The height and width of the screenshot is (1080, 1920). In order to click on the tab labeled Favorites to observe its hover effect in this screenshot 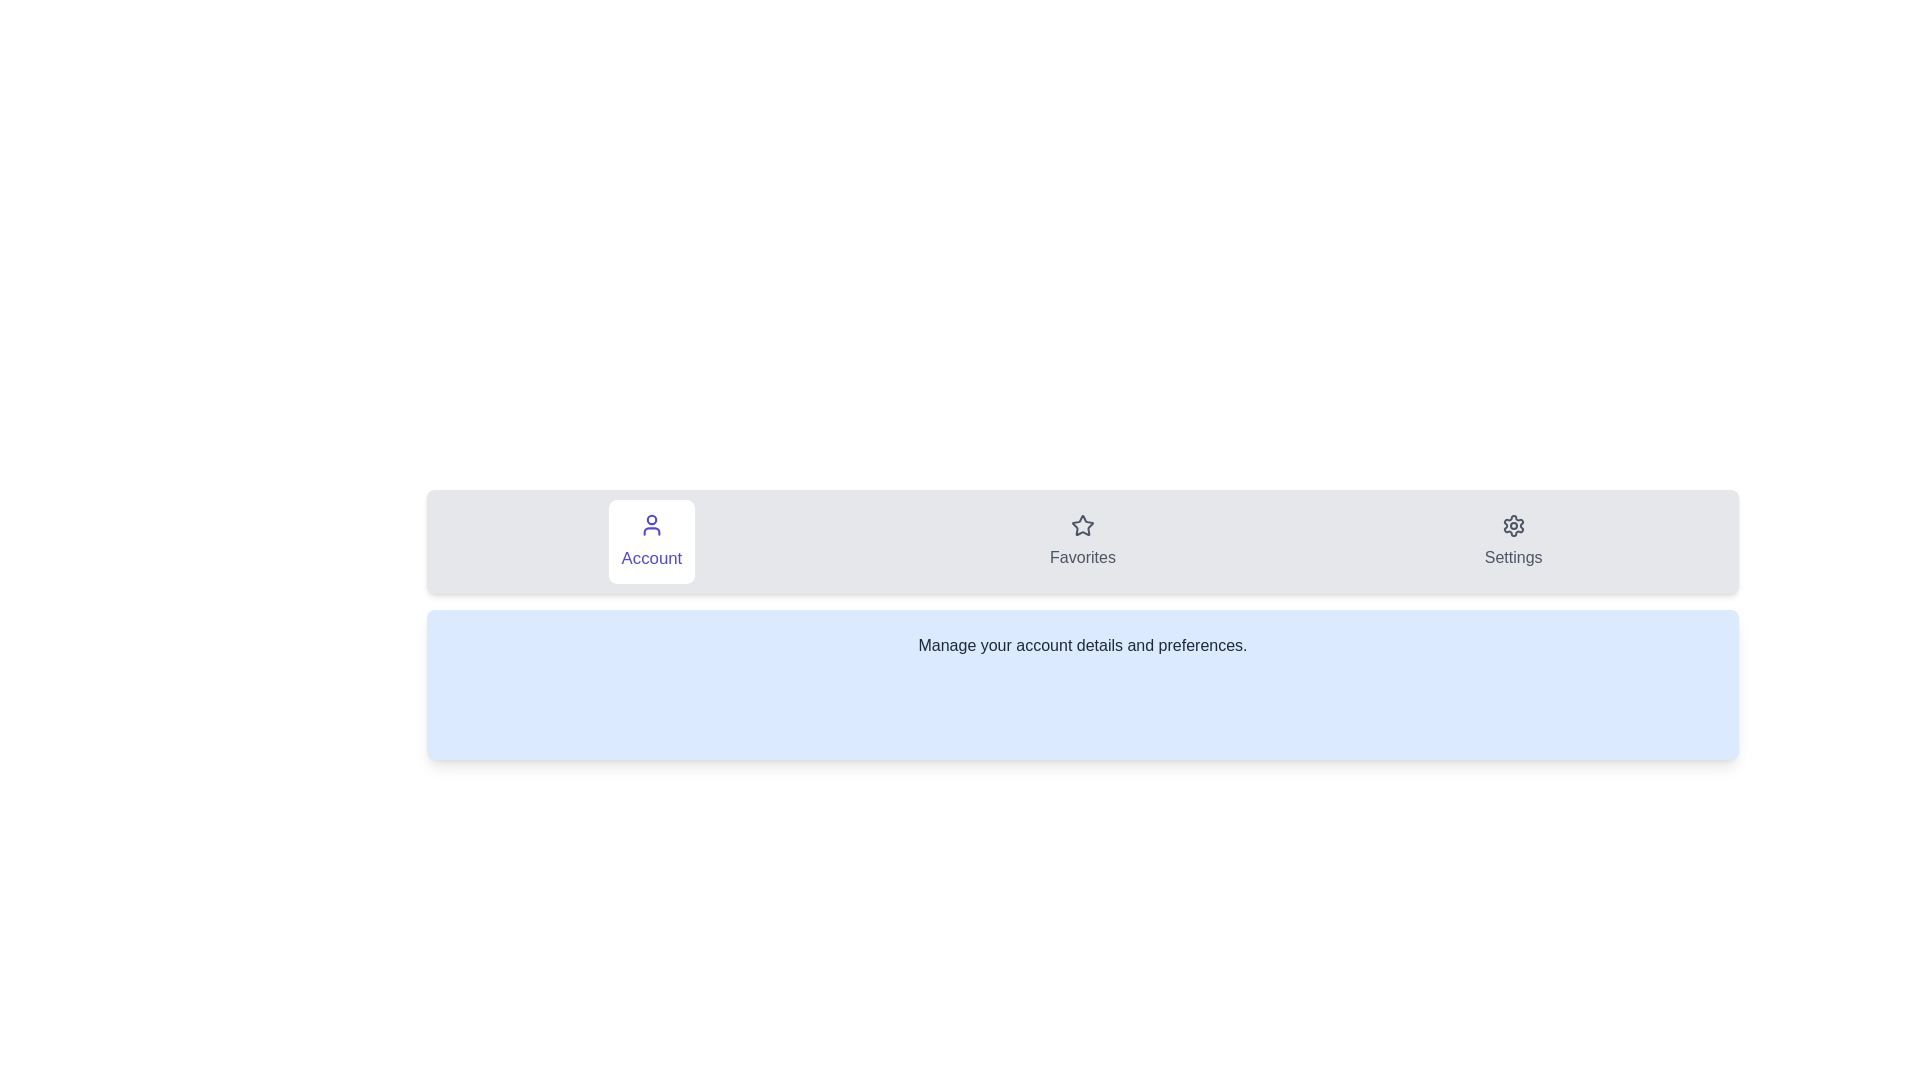, I will do `click(1082, 542)`.